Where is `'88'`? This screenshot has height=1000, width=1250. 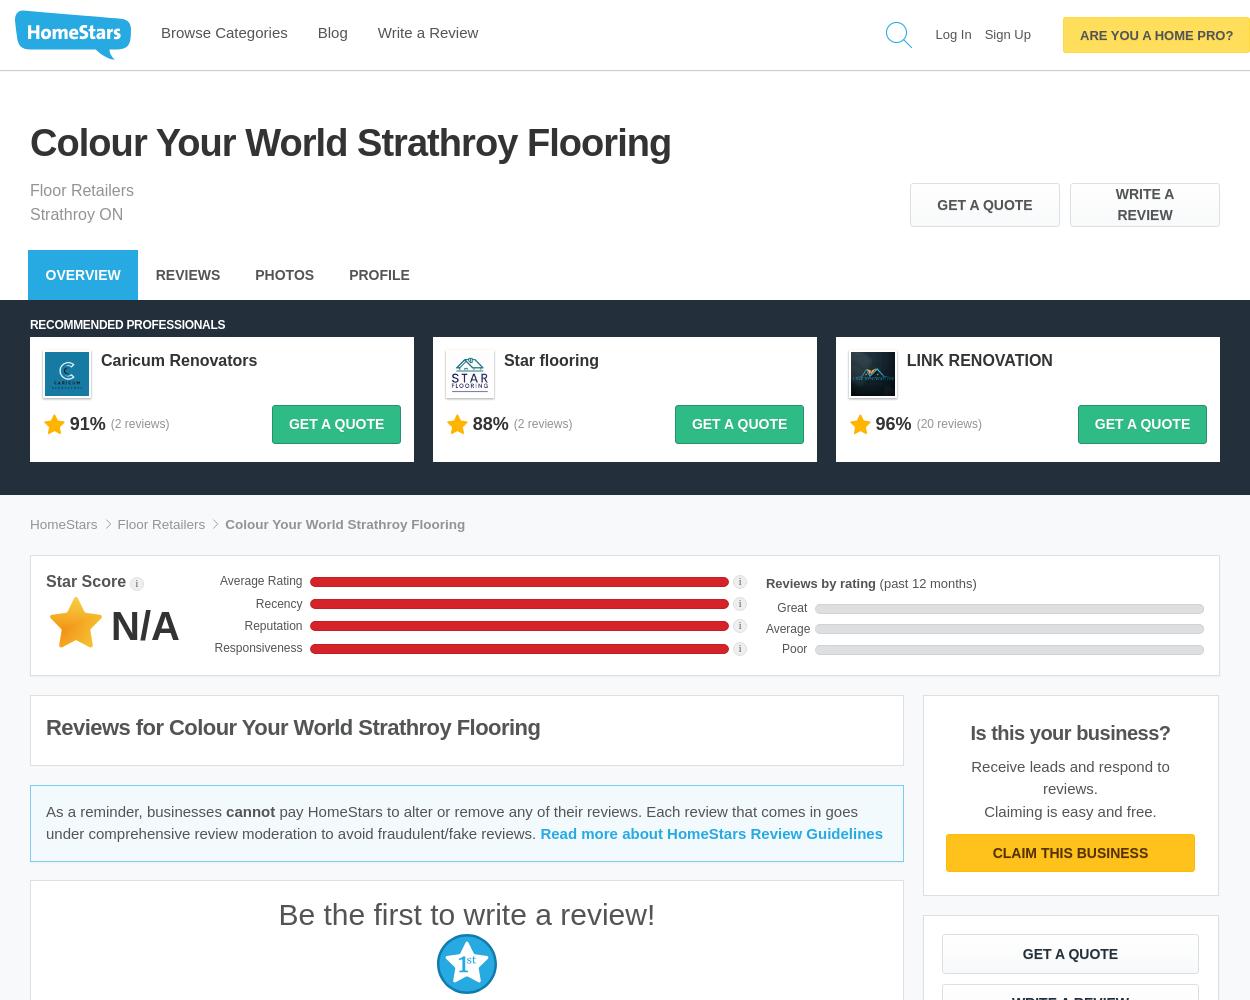 '88' is located at coordinates (481, 424).